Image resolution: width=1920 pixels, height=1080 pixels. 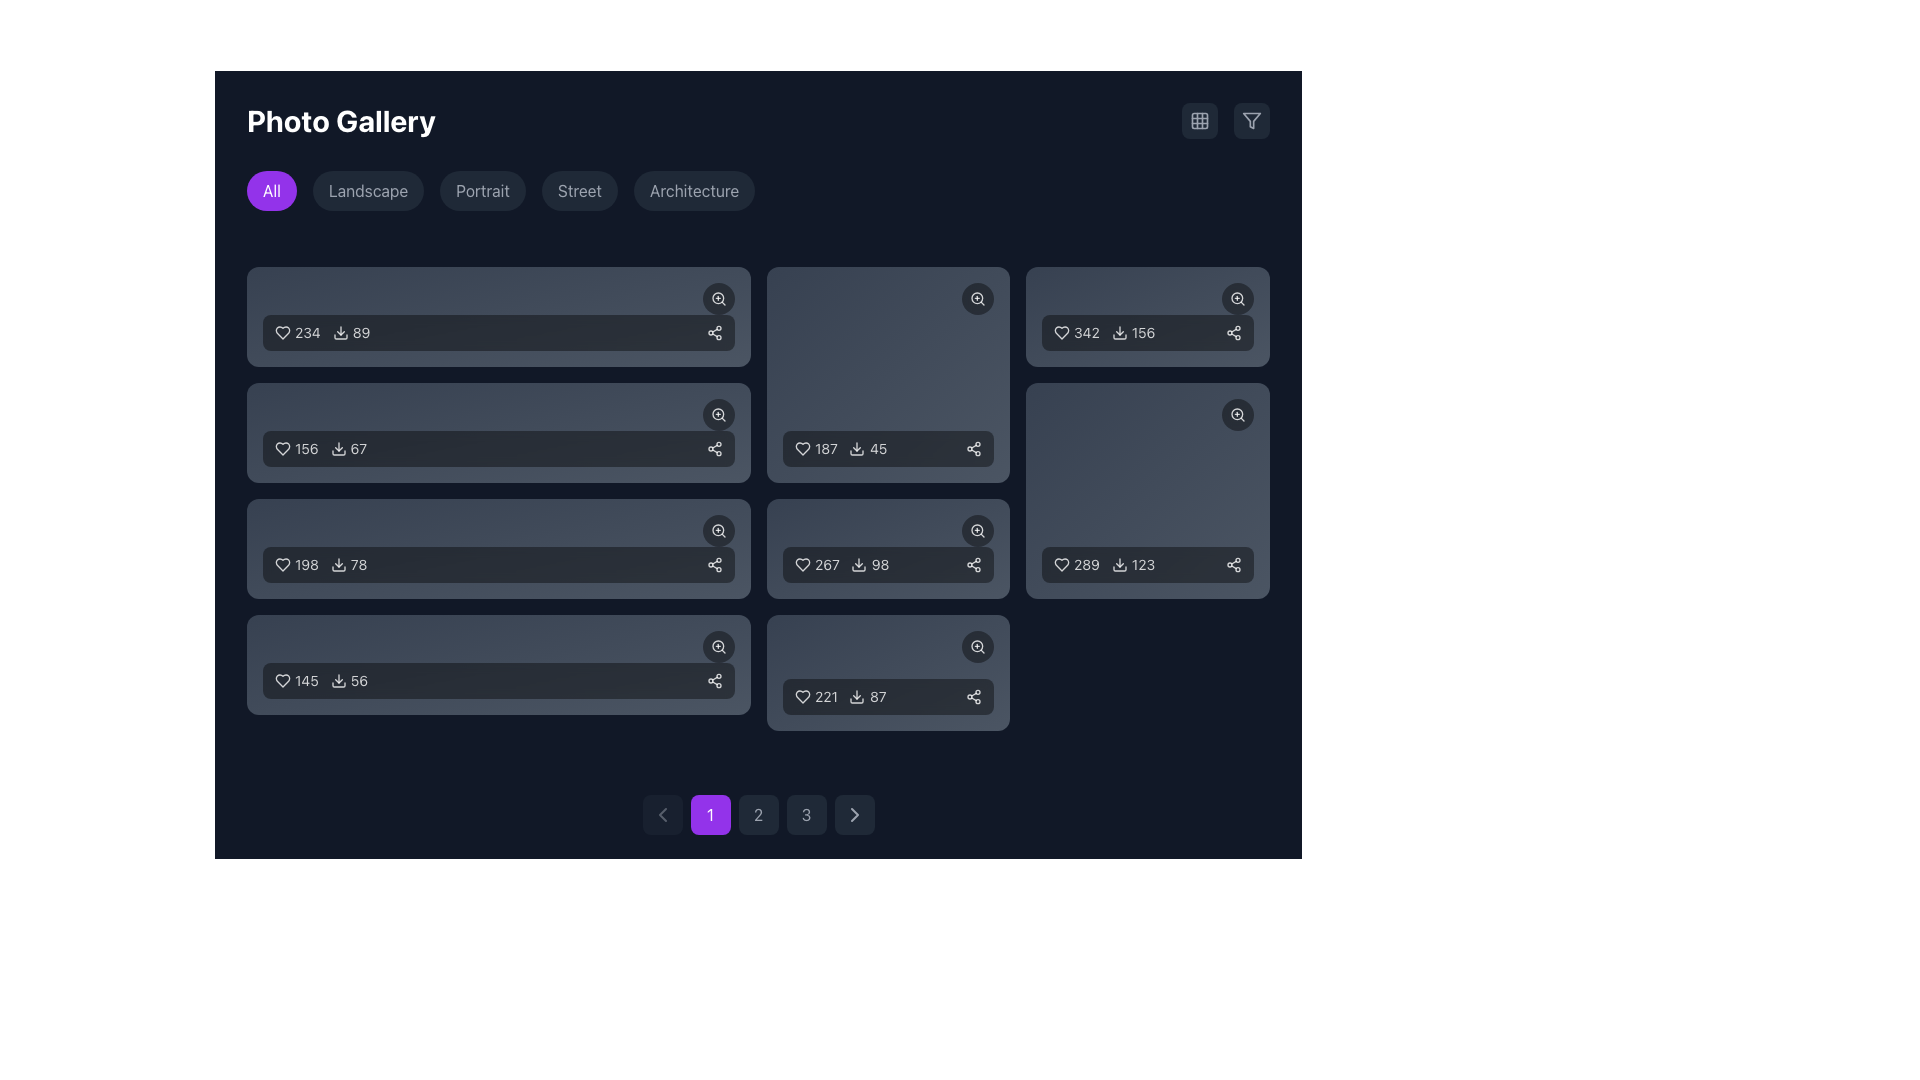 I want to click on the share icon located on the dark statistics bar at the bottom of the card in the second row and fourth column of the gallery grid to share, so click(x=887, y=548).